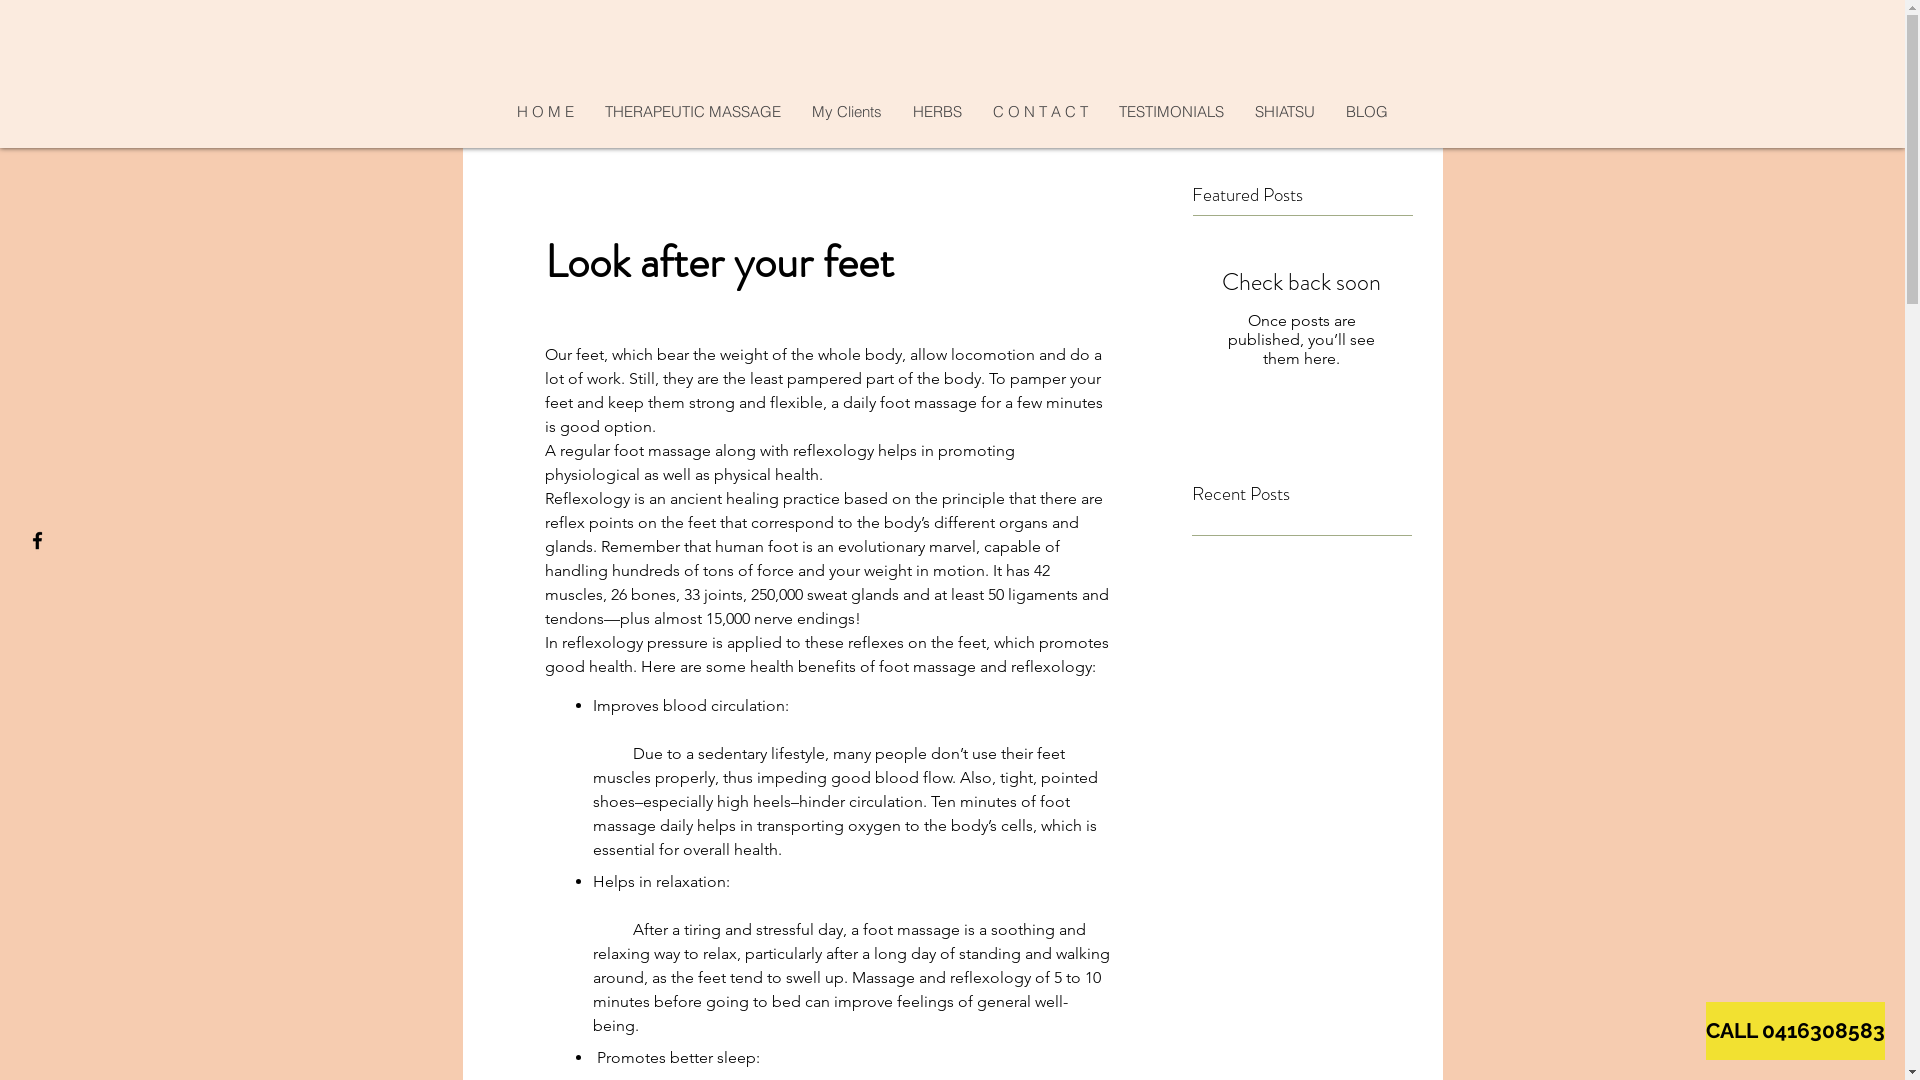 This screenshot has width=1920, height=1080. I want to click on 'BLOG', so click(1329, 111).